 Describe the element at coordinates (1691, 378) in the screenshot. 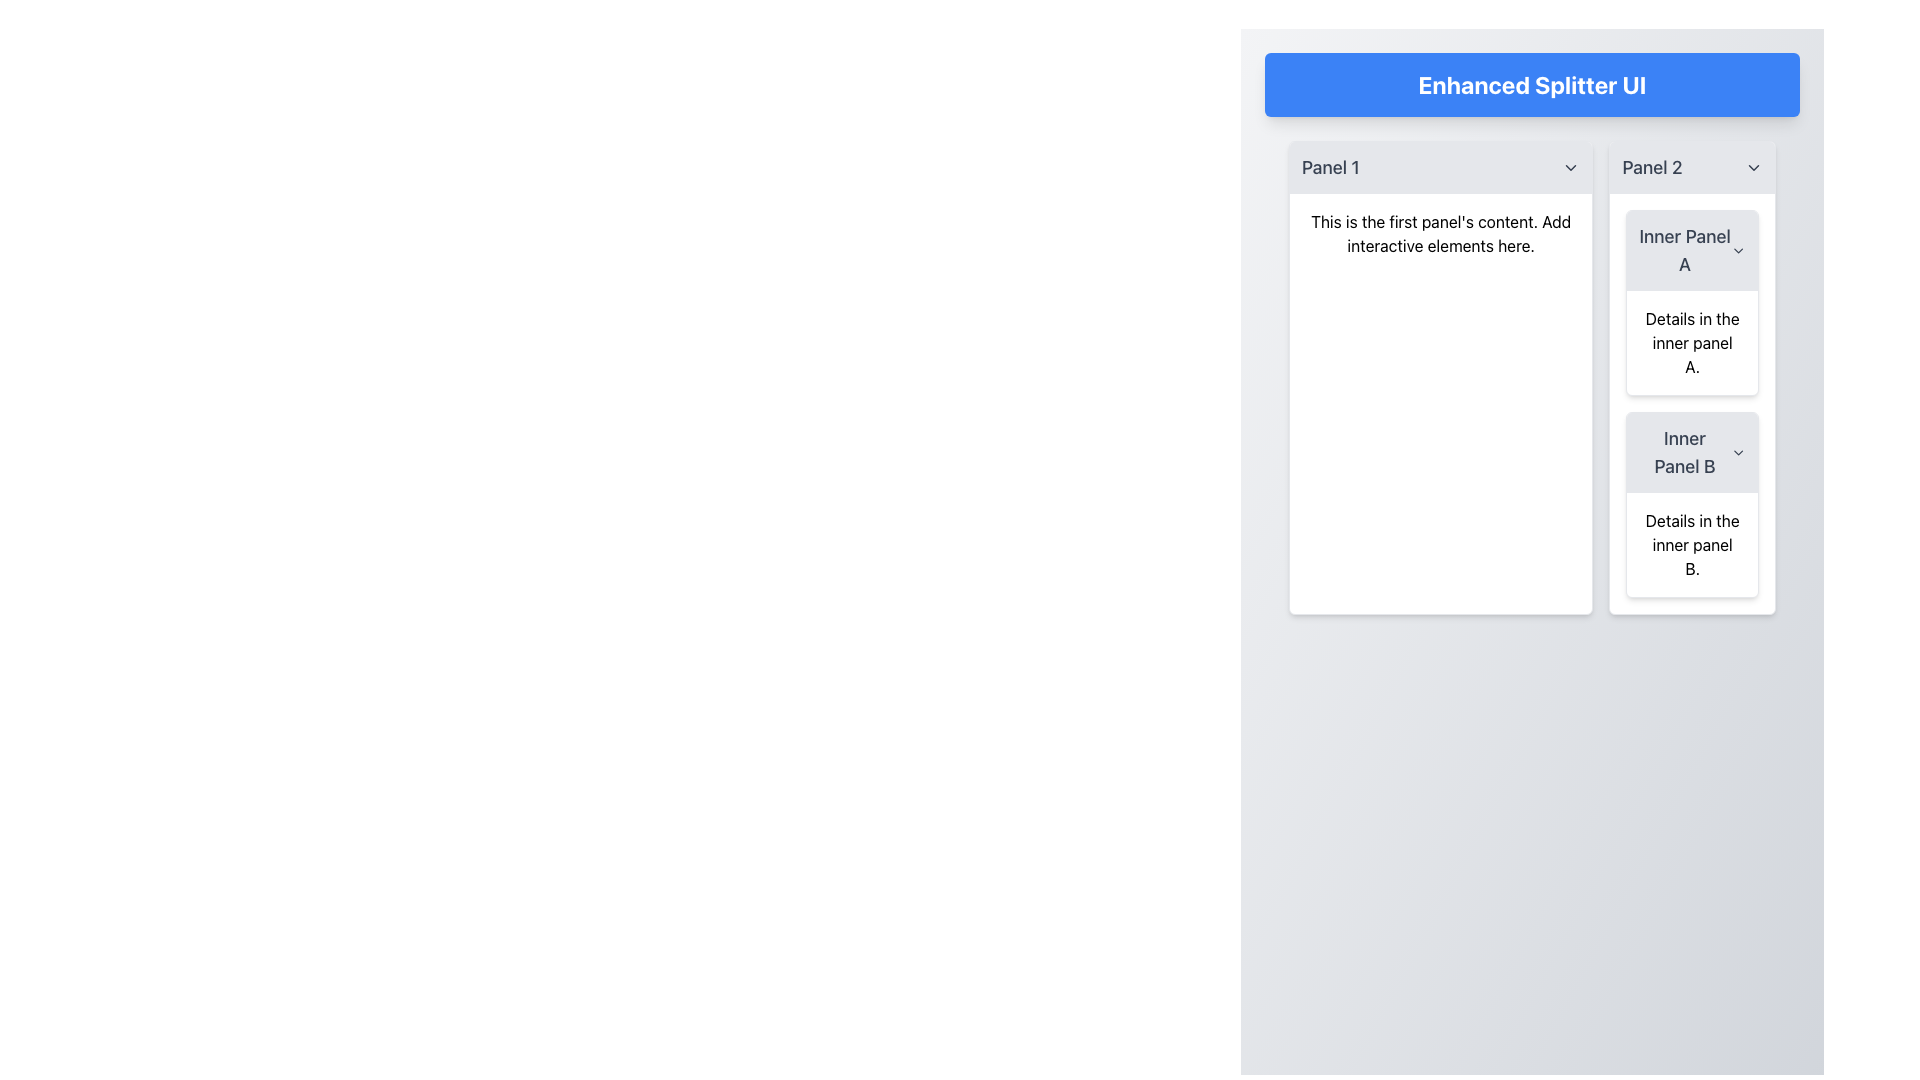

I see `the second collapsible panel with inner sections labeled 'Inner Panel A' and 'Inner Panel B'` at that location.